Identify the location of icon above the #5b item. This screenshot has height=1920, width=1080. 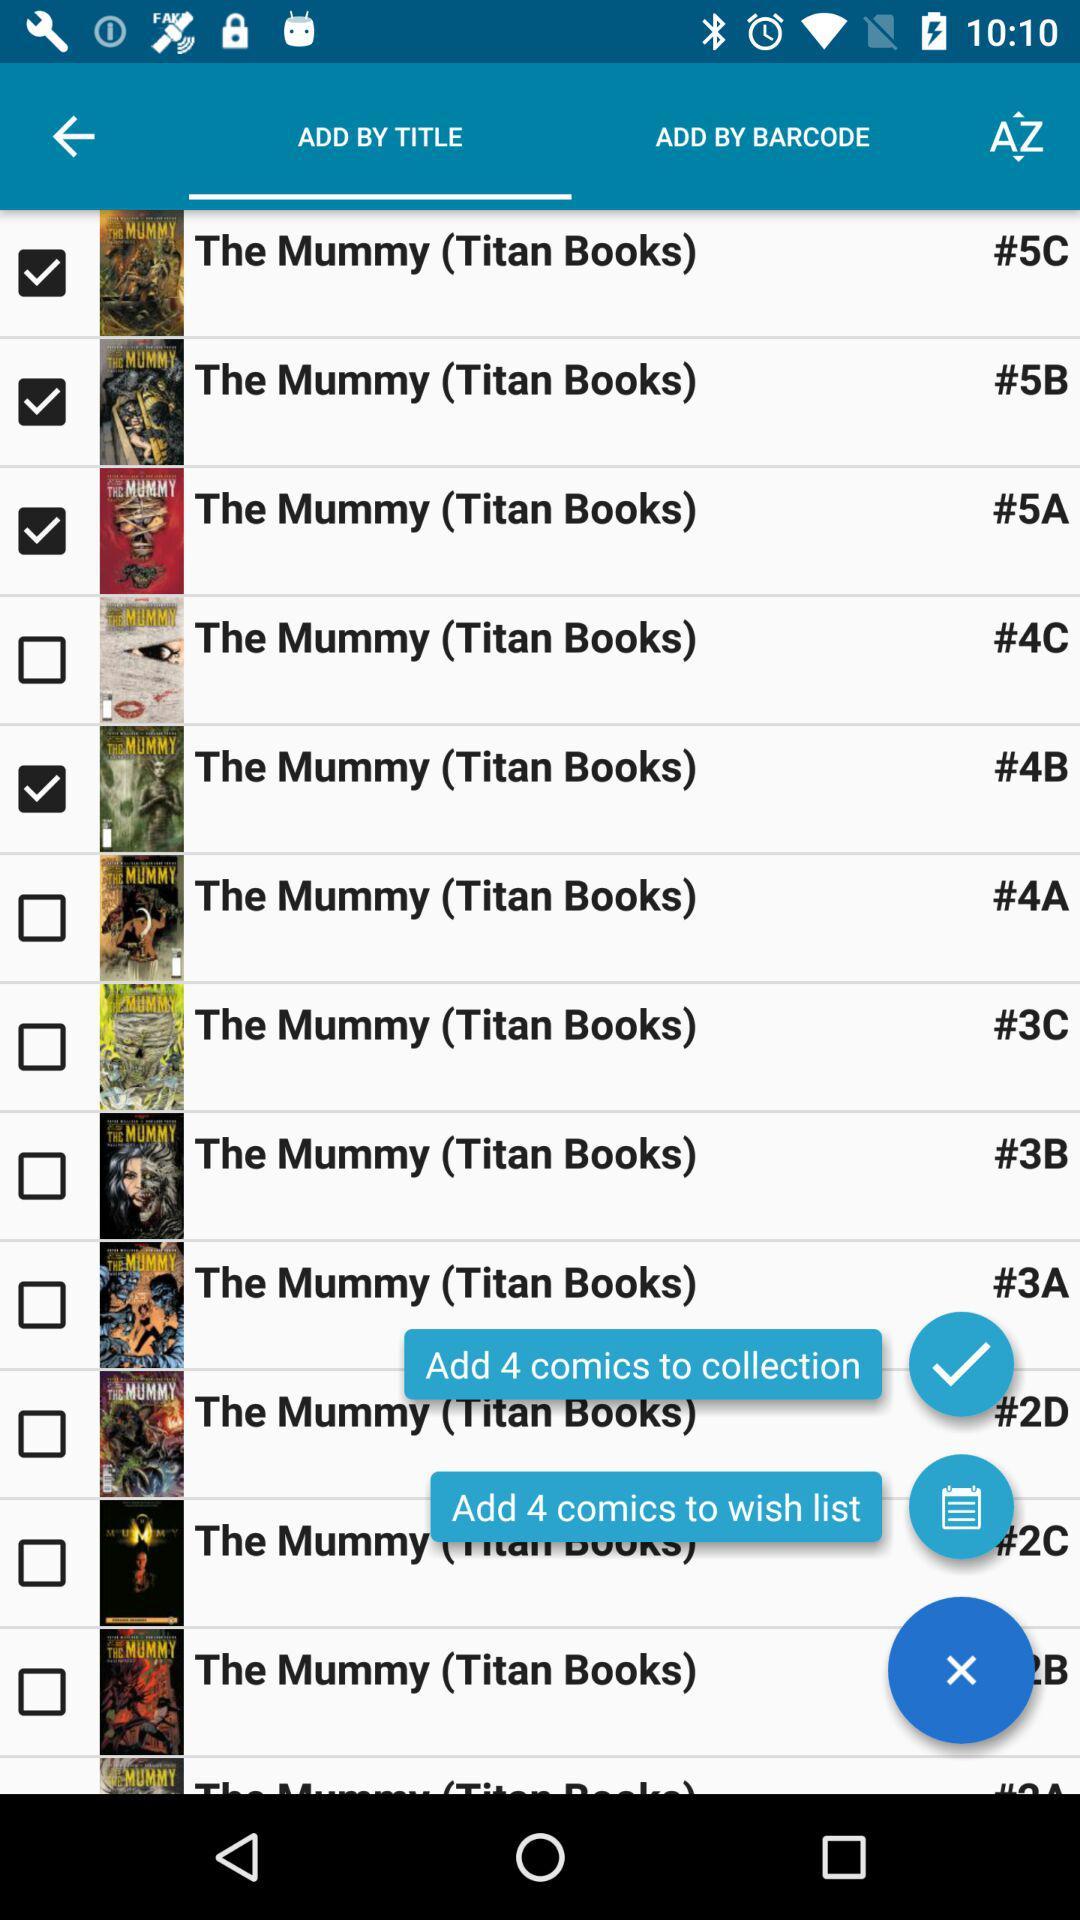
(1031, 248).